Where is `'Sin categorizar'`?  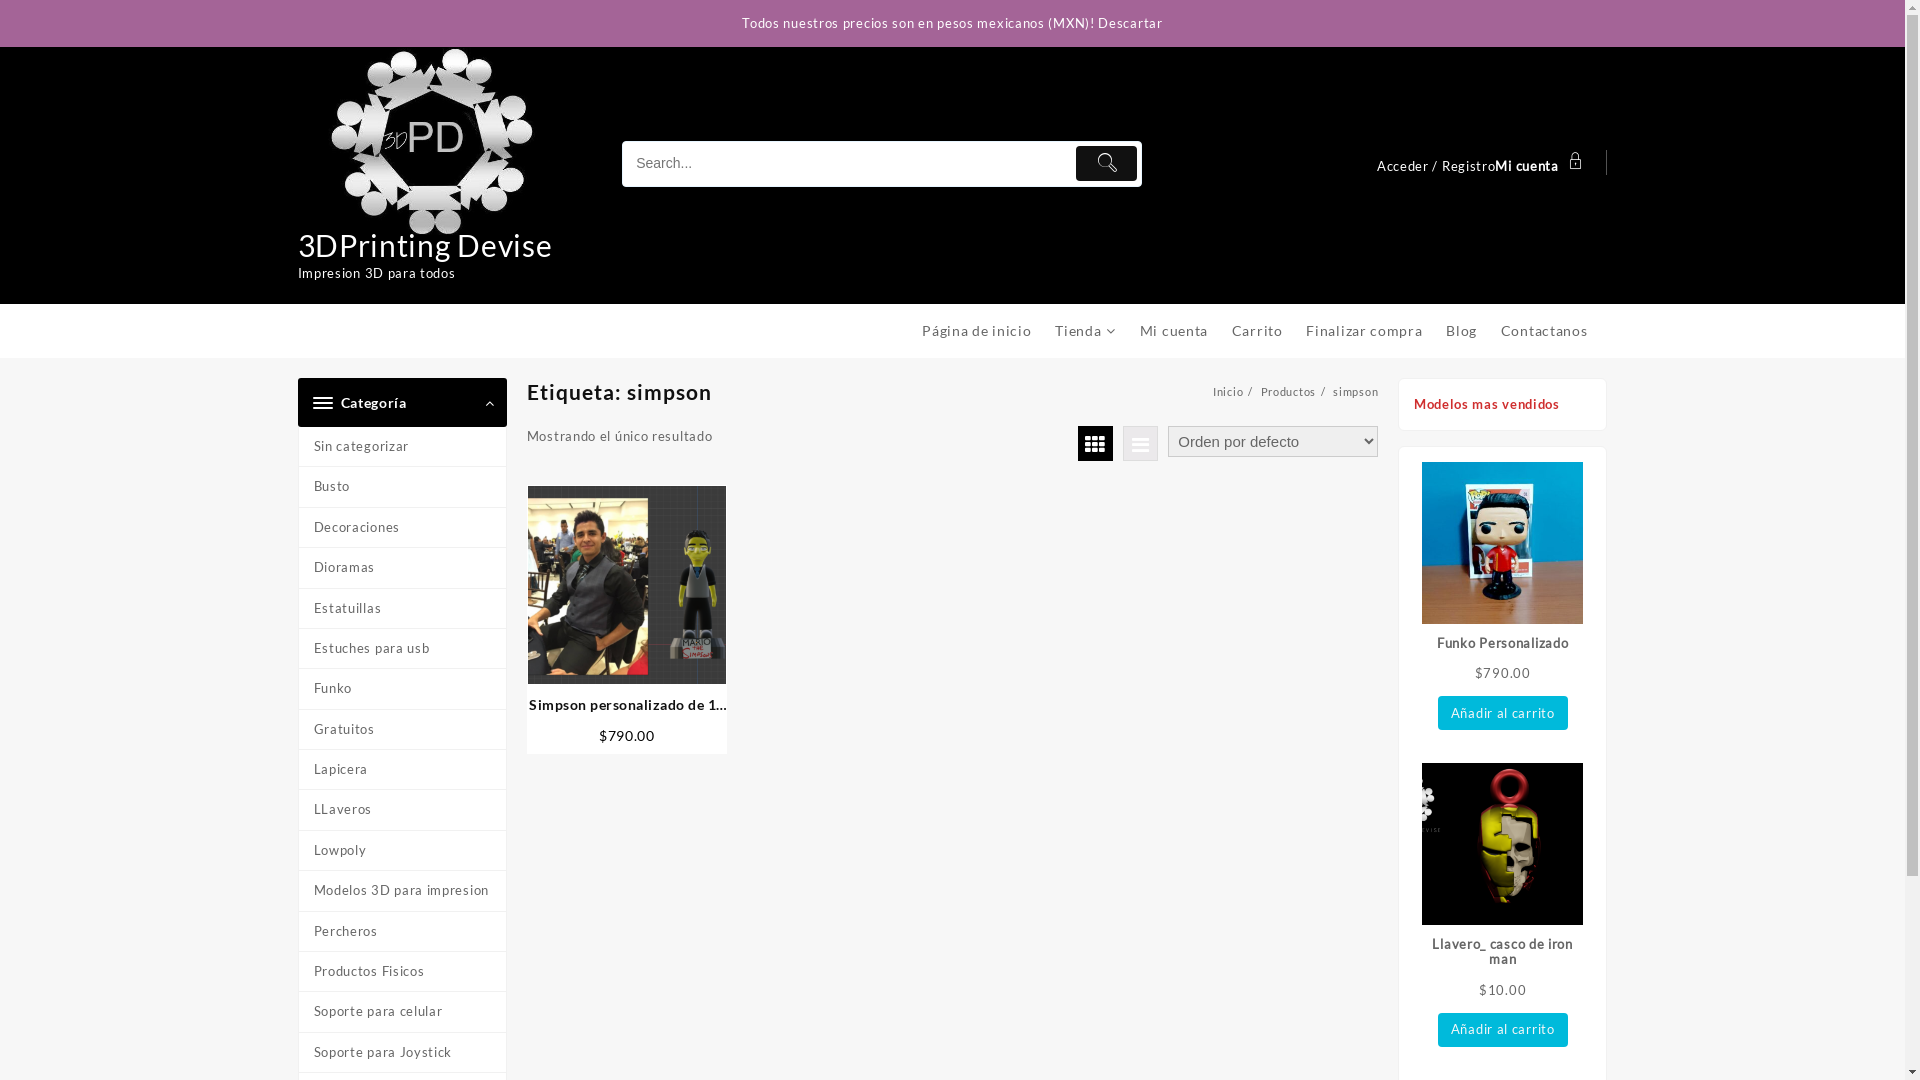
'Sin categorizar' is located at coordinates (401, 446).